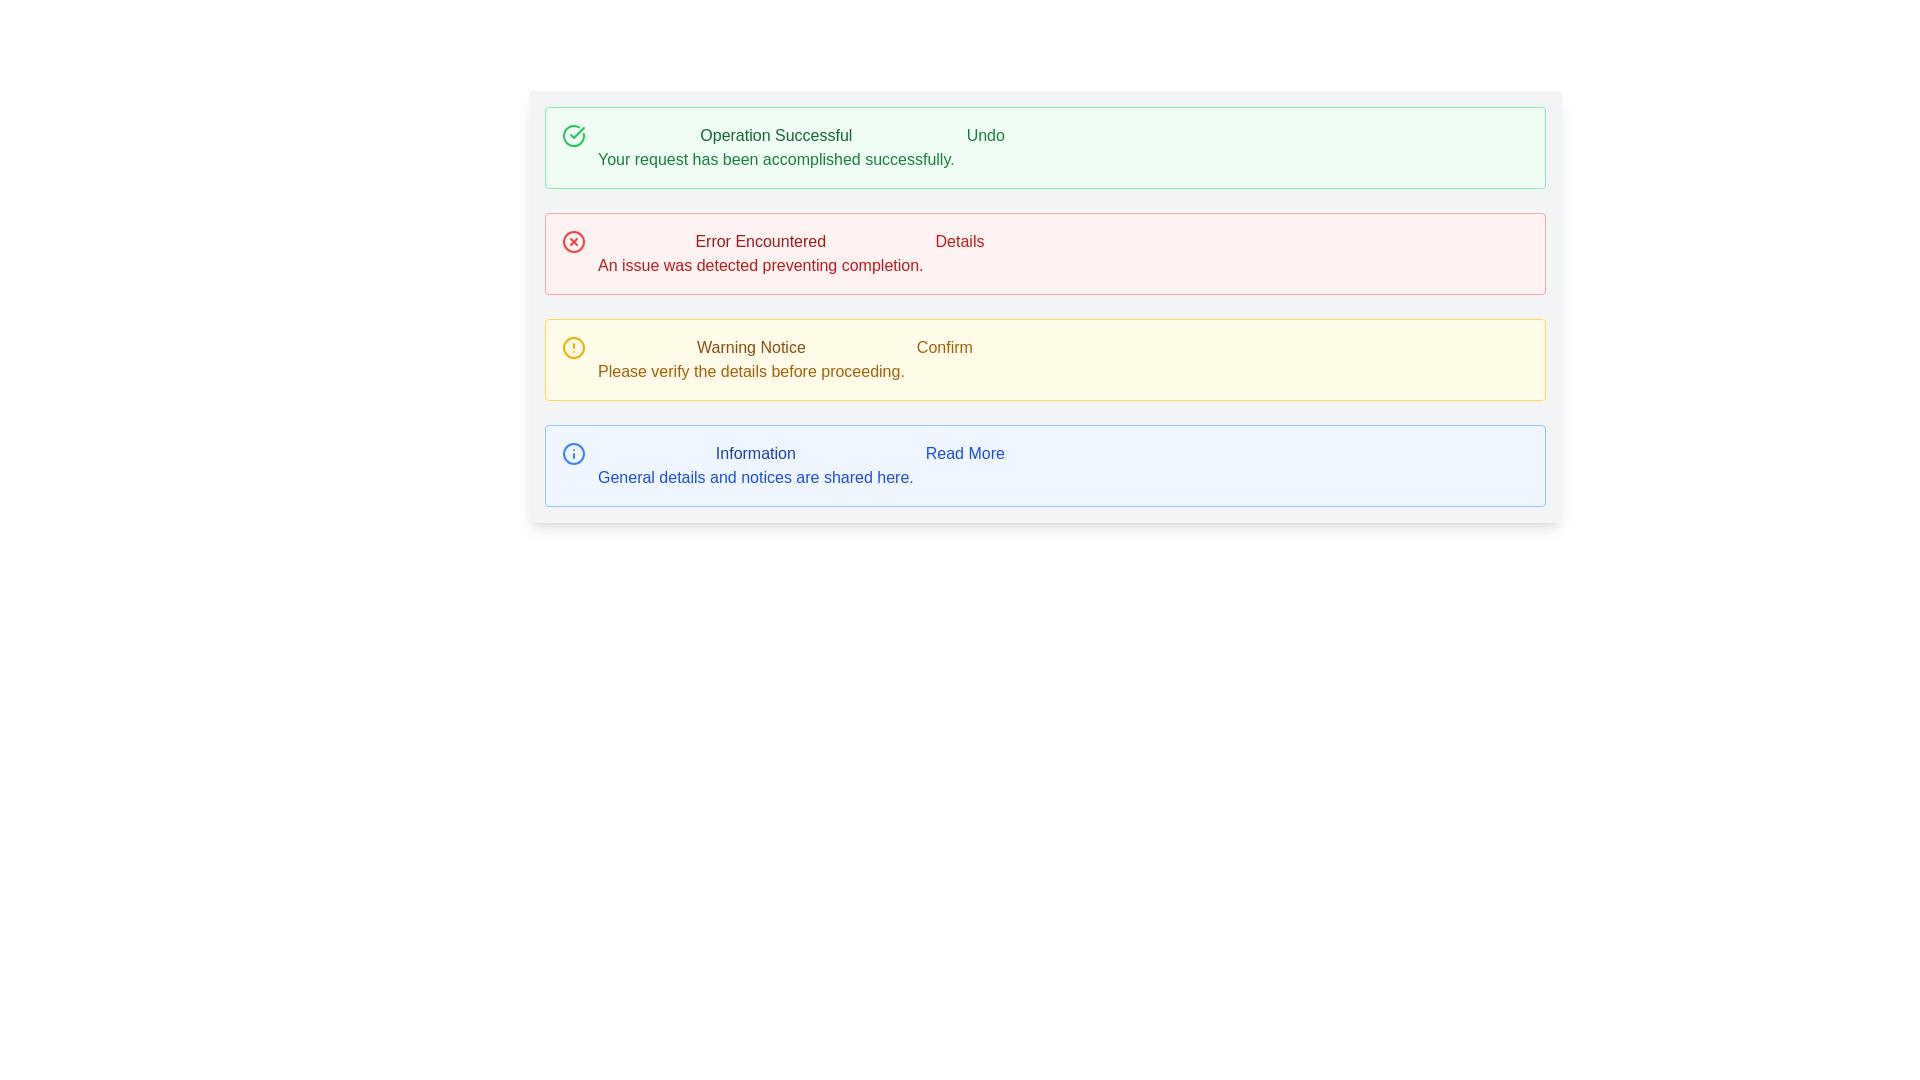 The image size is (1920, 1080). Describe the element at coordinates (573, 346) in the screenshot. I see `the Warning Icon, which is a circle indicating a warning or alert message, located in the third horizontal segment from the top with a yellow background, positioned to the left of the text 'Warning Notice.'` at that location.